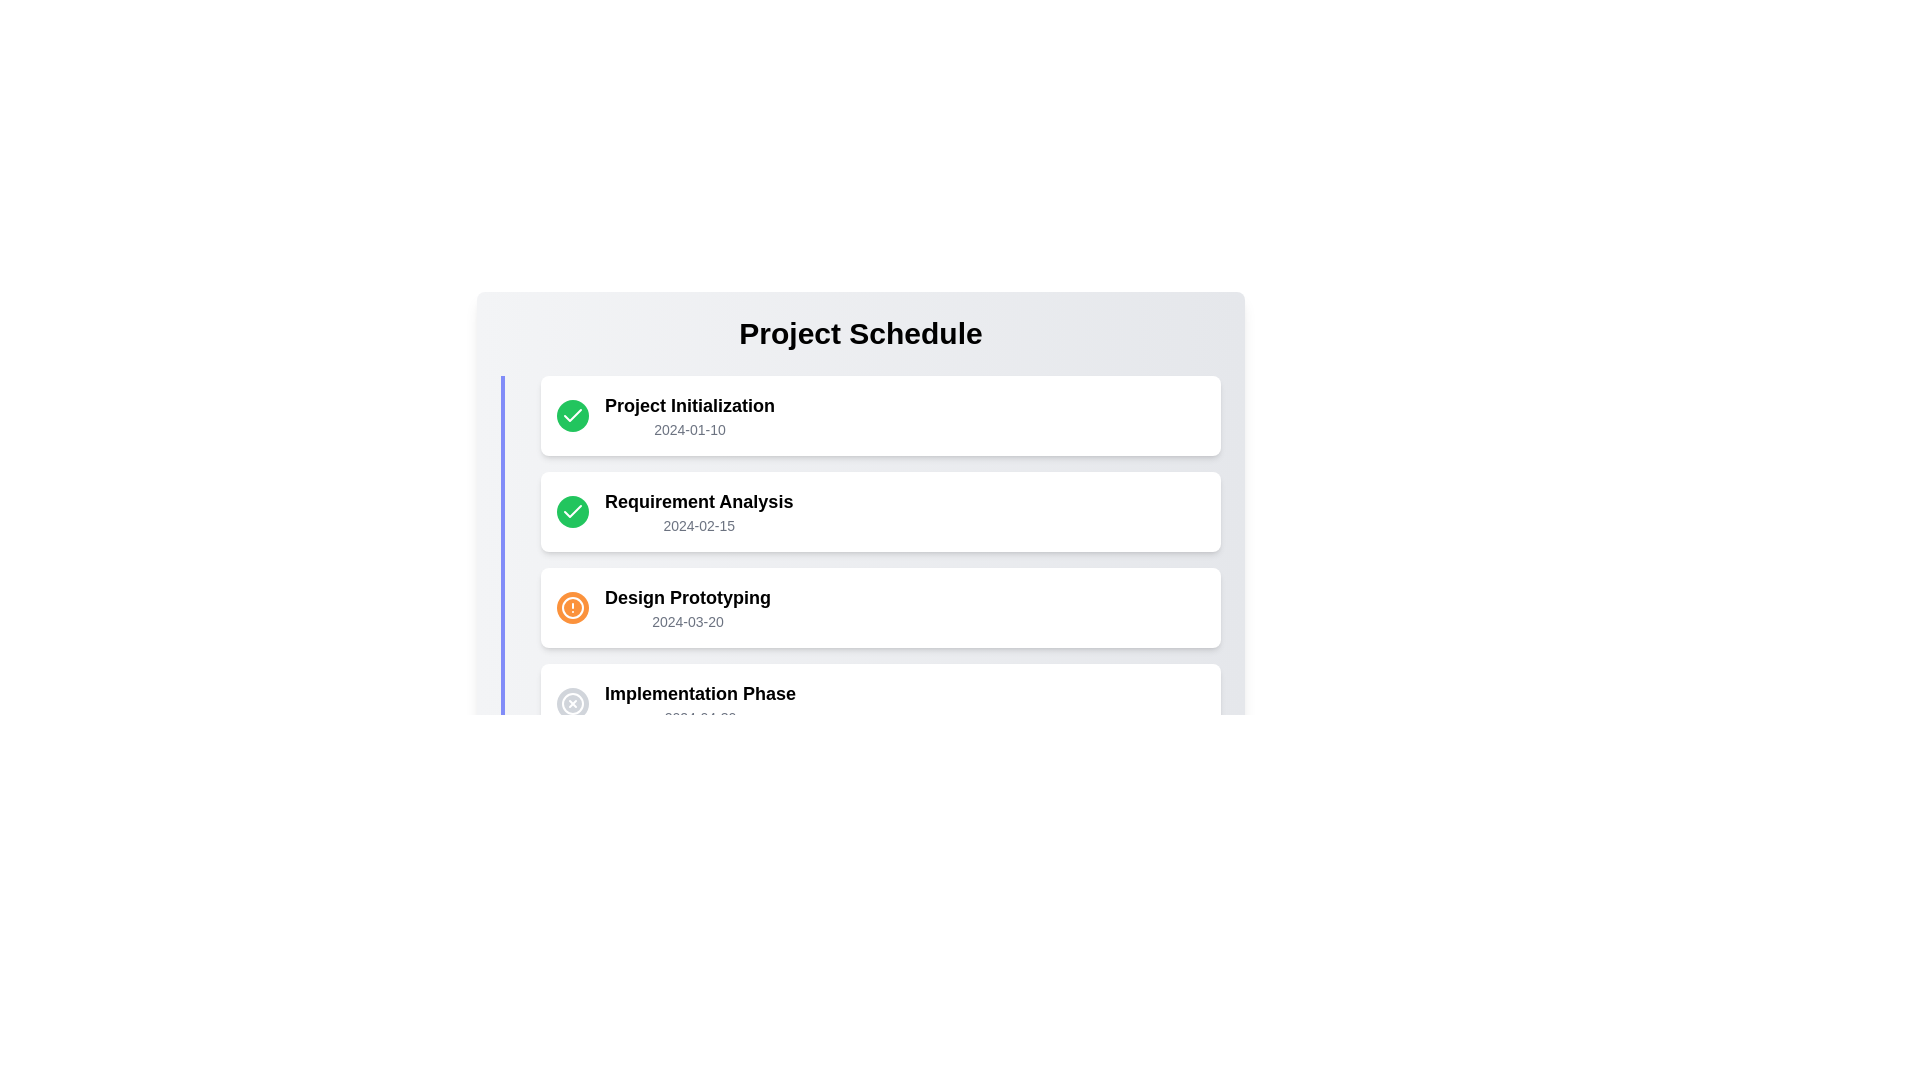  Describe the element at coordinates (571, 607) in the screenshot. I see `the SVG Circle that indicates a status or type of alert within the 'Design Prototyping' task icon in the third row of the task list` at that location.